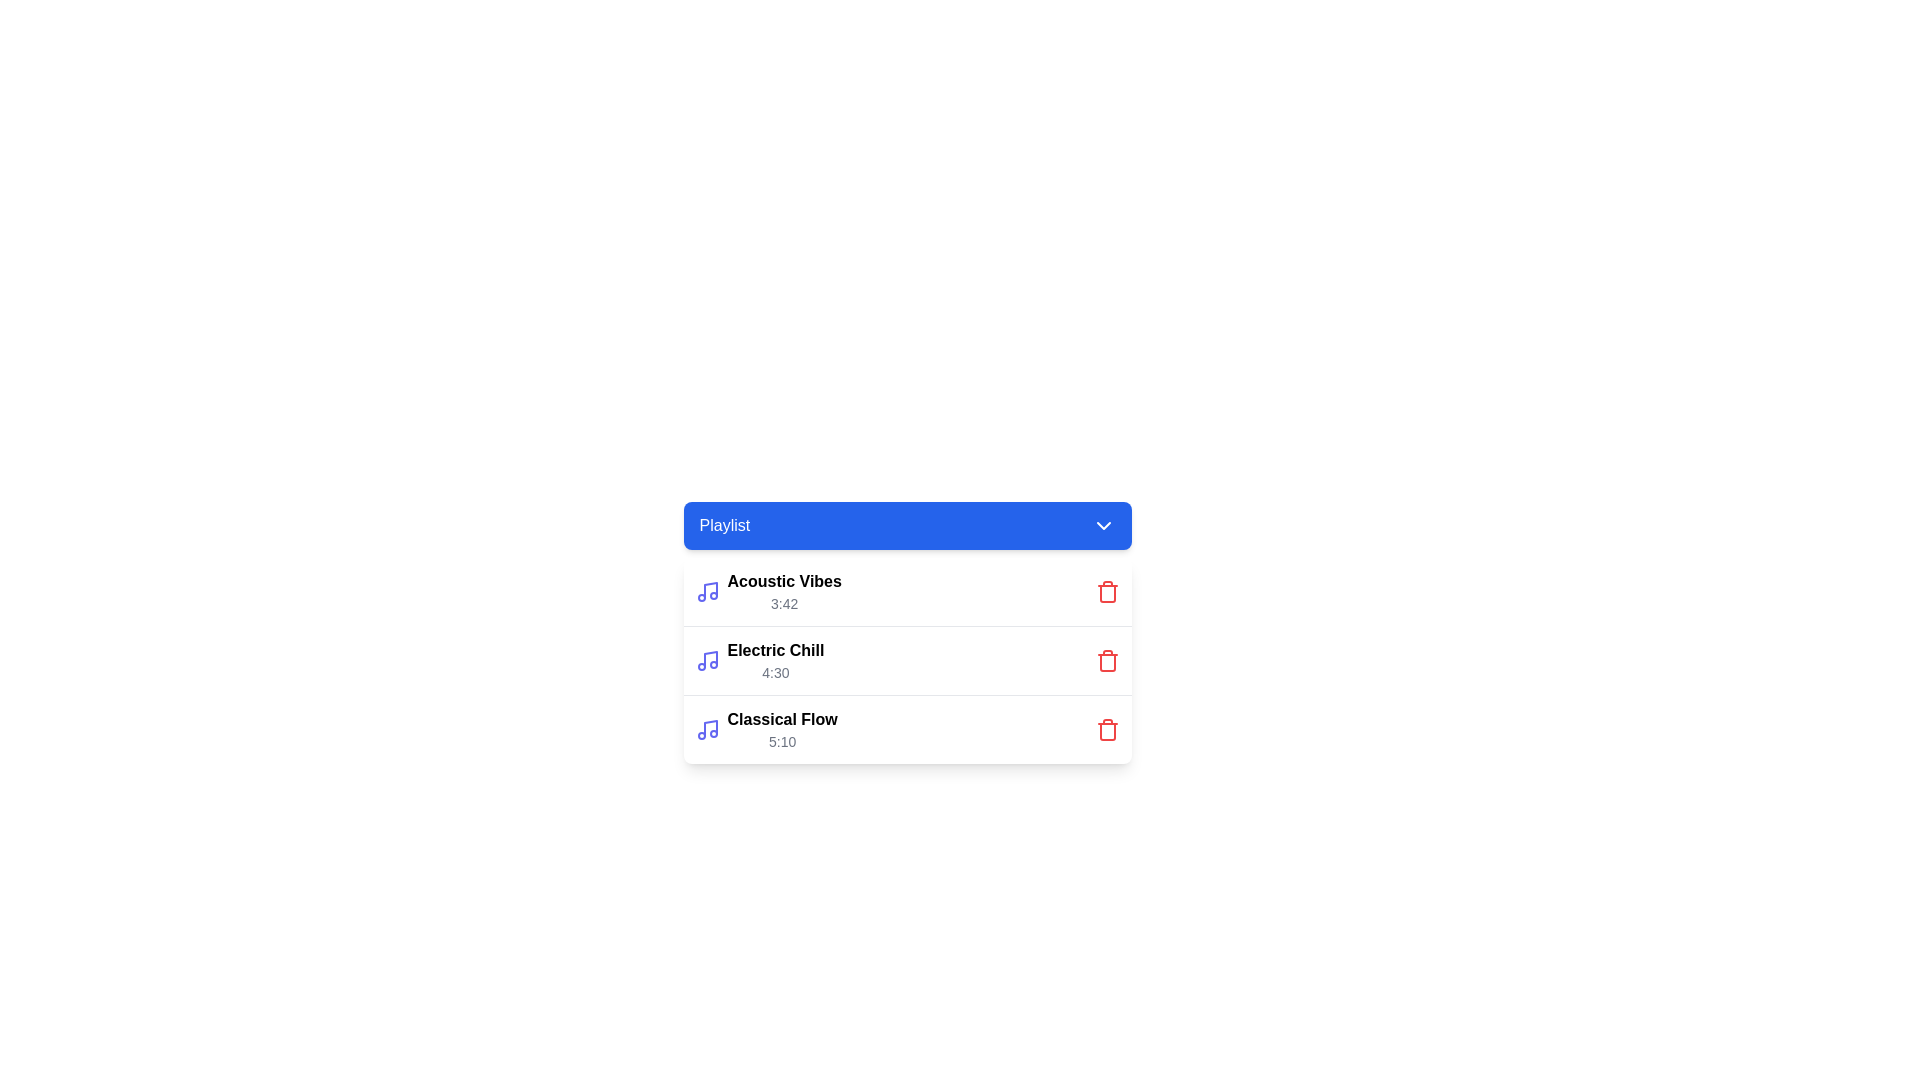 Image resolution: width=1920 pixels, height=1080 pixels. I want to click on the third music track in the playlist, so click(765, 729).